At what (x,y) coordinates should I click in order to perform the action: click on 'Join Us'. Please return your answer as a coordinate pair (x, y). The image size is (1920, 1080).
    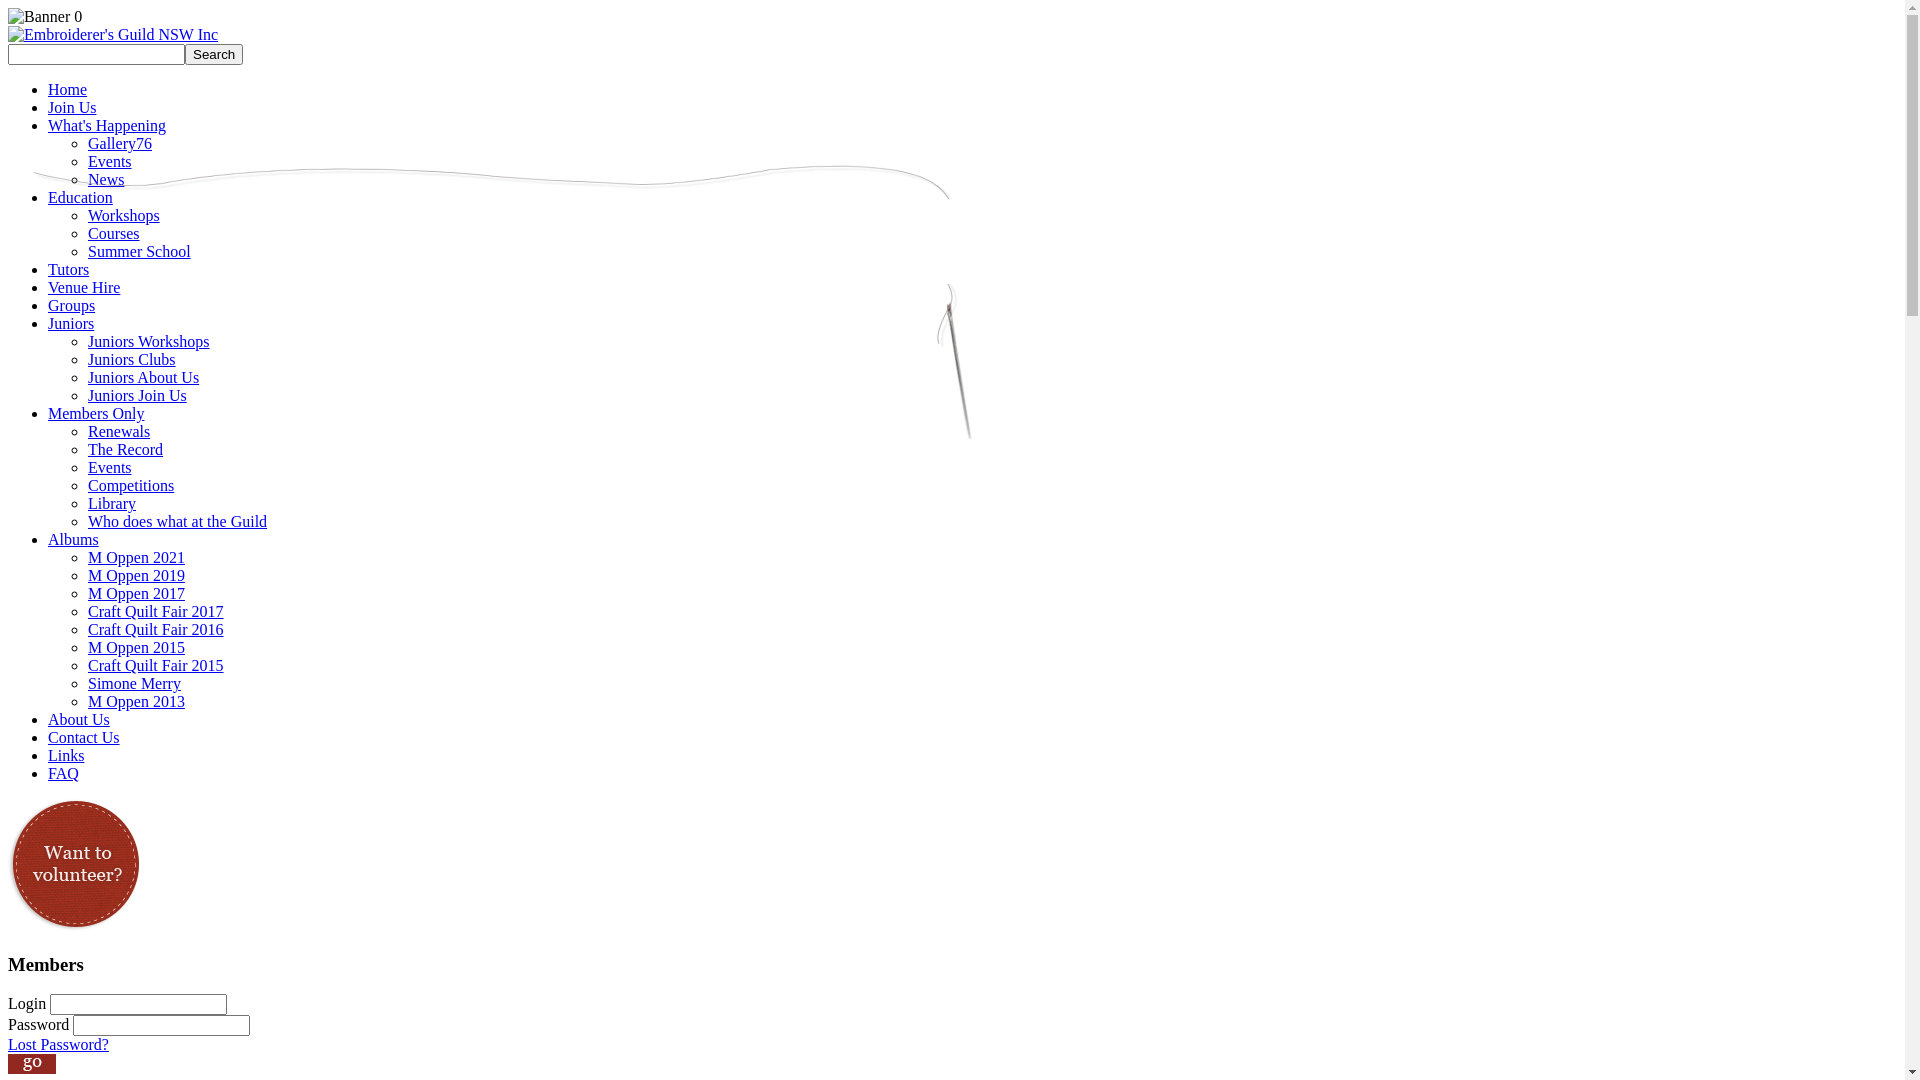
    Looking at the image, I should click on (48, 107).